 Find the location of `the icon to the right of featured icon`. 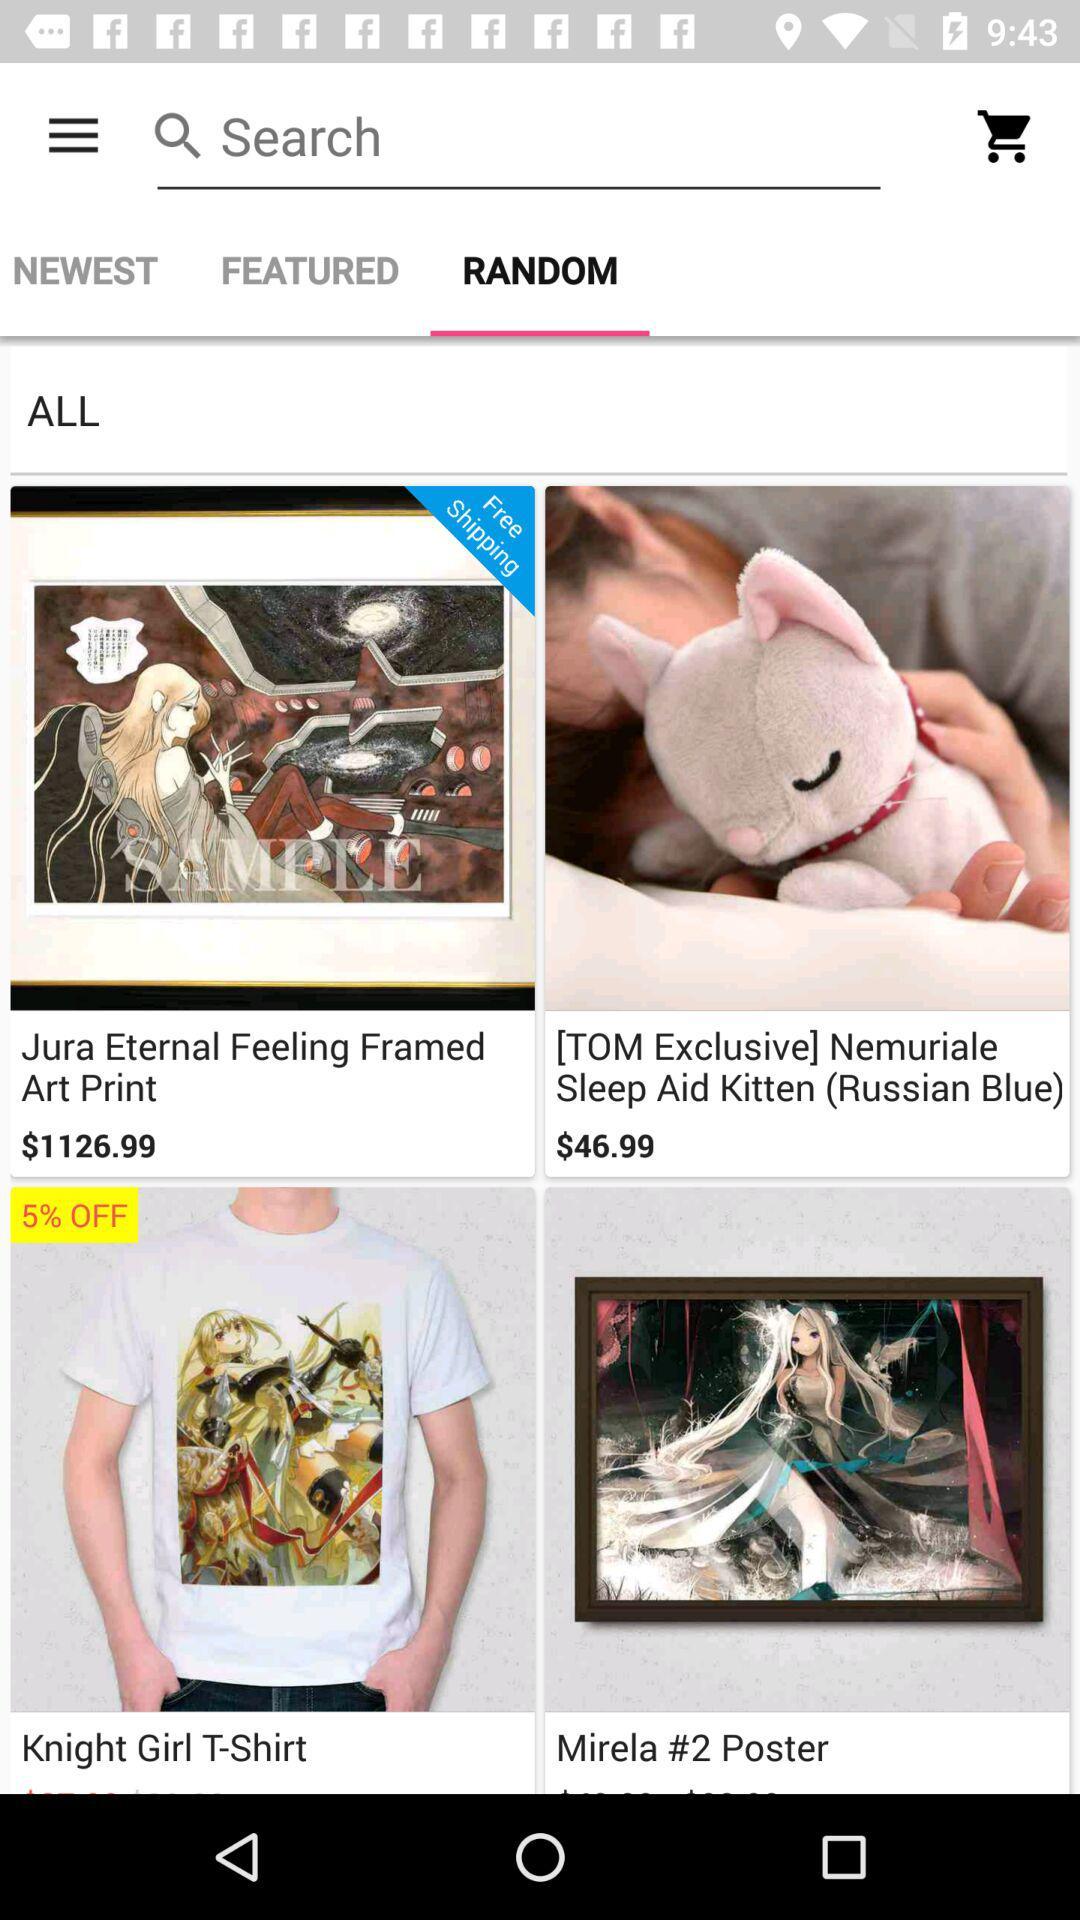

the icon to the right of featured icon is located at coordinates (540, 269).